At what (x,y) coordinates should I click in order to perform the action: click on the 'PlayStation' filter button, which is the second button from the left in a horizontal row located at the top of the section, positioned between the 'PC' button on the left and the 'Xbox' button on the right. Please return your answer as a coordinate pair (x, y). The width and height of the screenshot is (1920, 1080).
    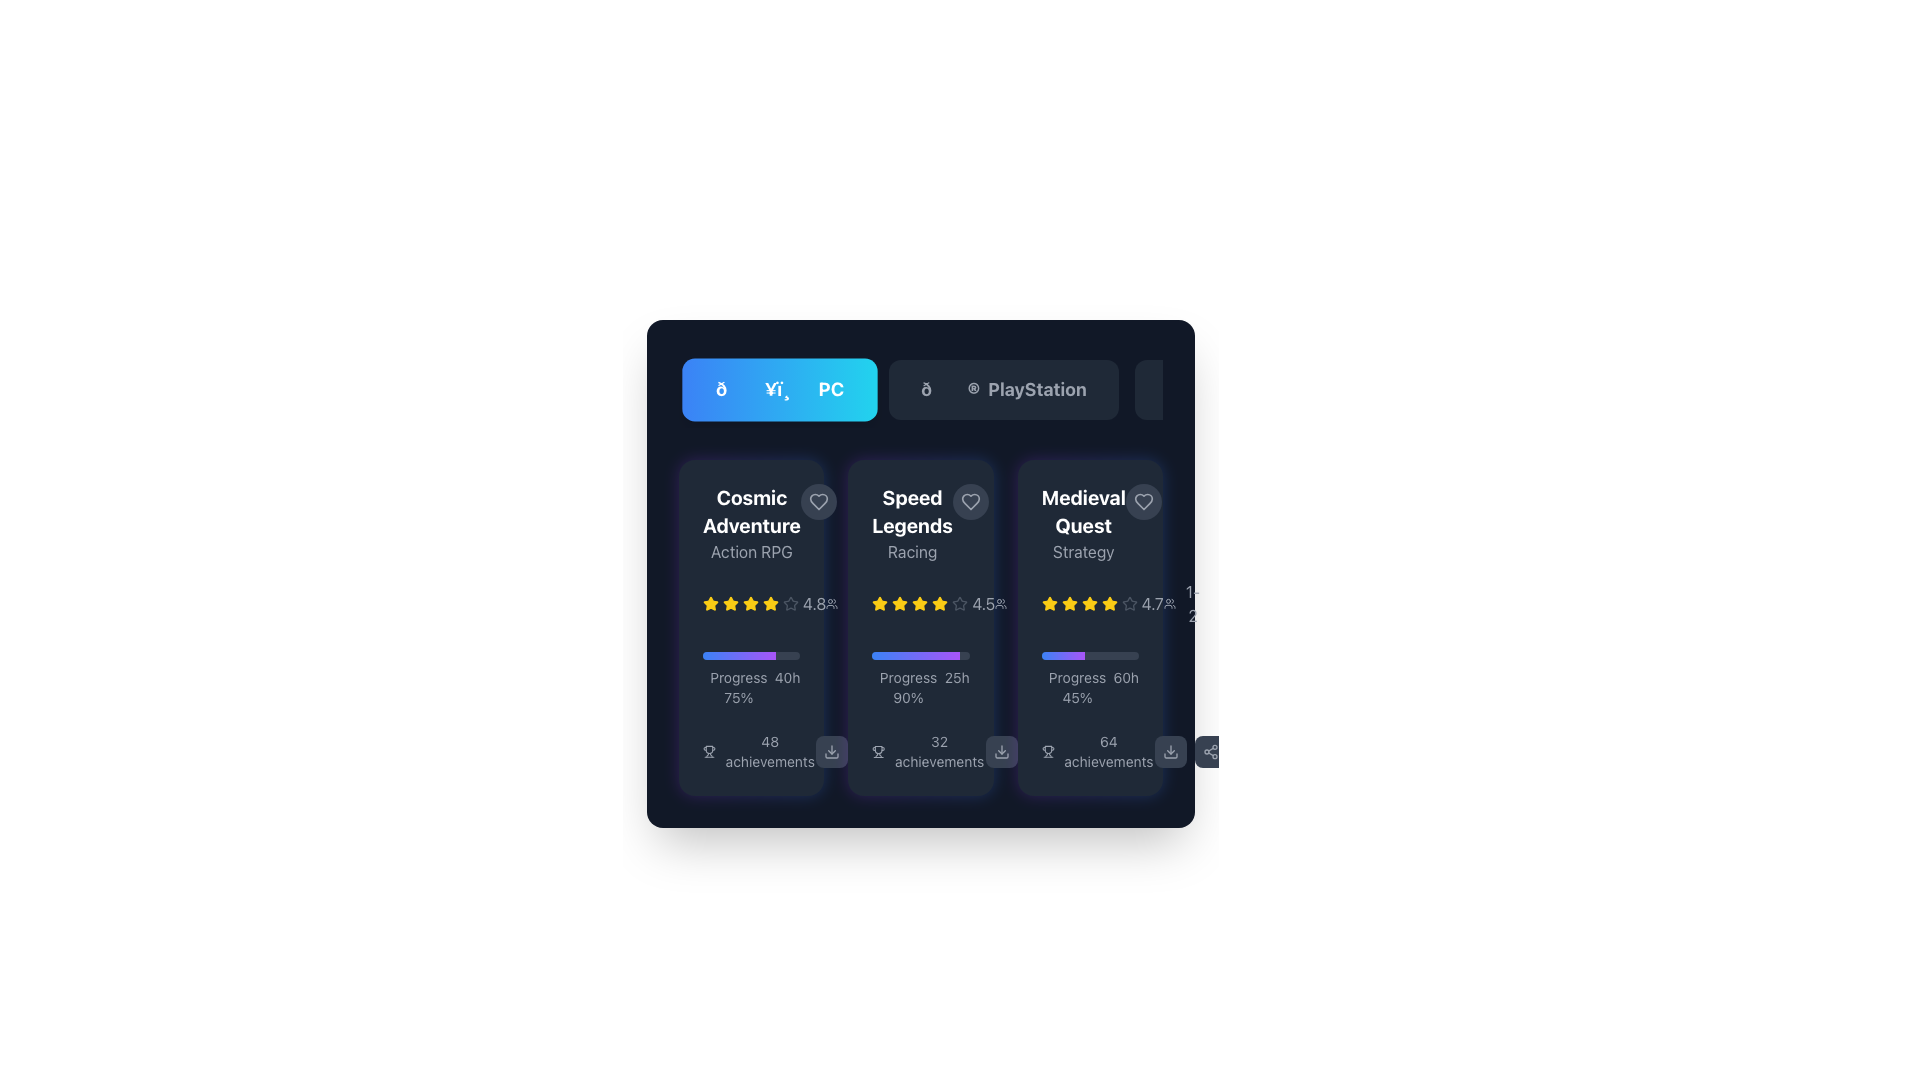
    Looking at the image, I should click on (1003, 389).